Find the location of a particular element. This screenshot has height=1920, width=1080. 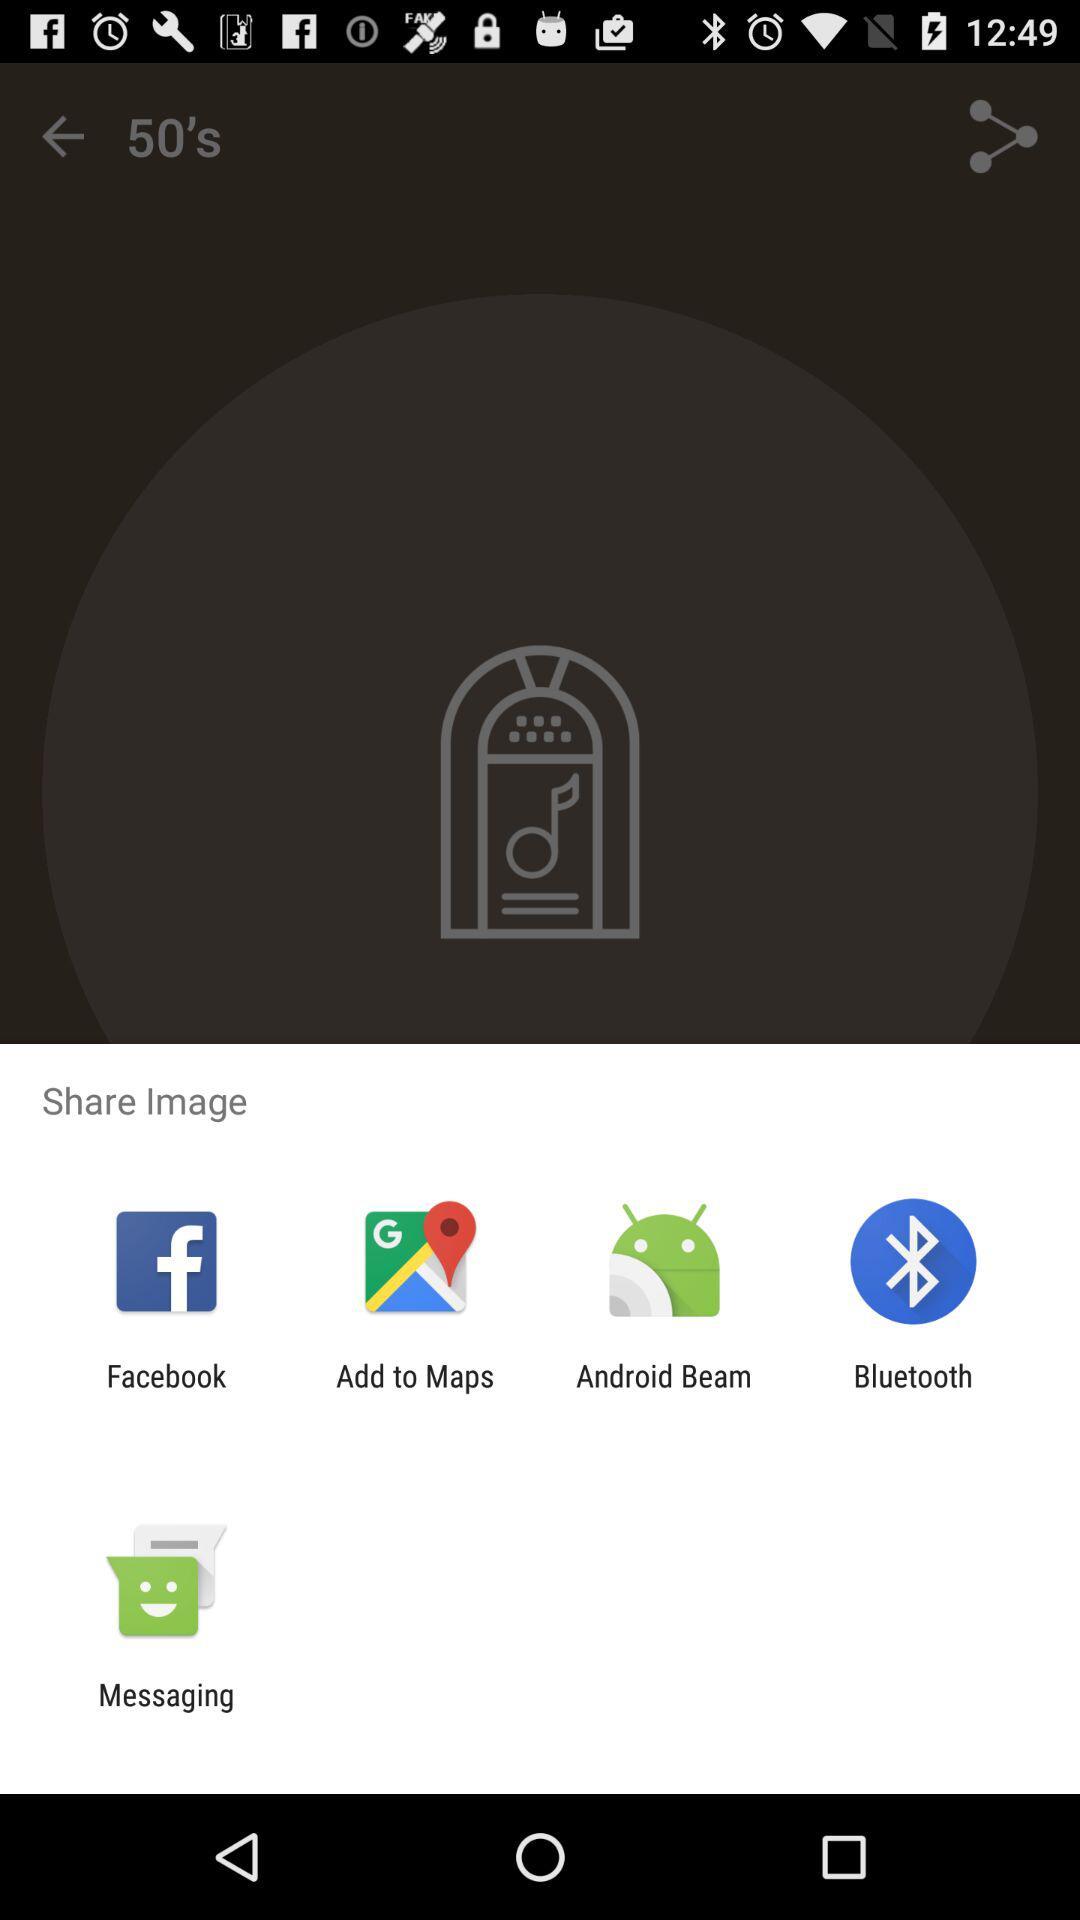

app to the right of facebook app is located at coordinates (414, 1392).